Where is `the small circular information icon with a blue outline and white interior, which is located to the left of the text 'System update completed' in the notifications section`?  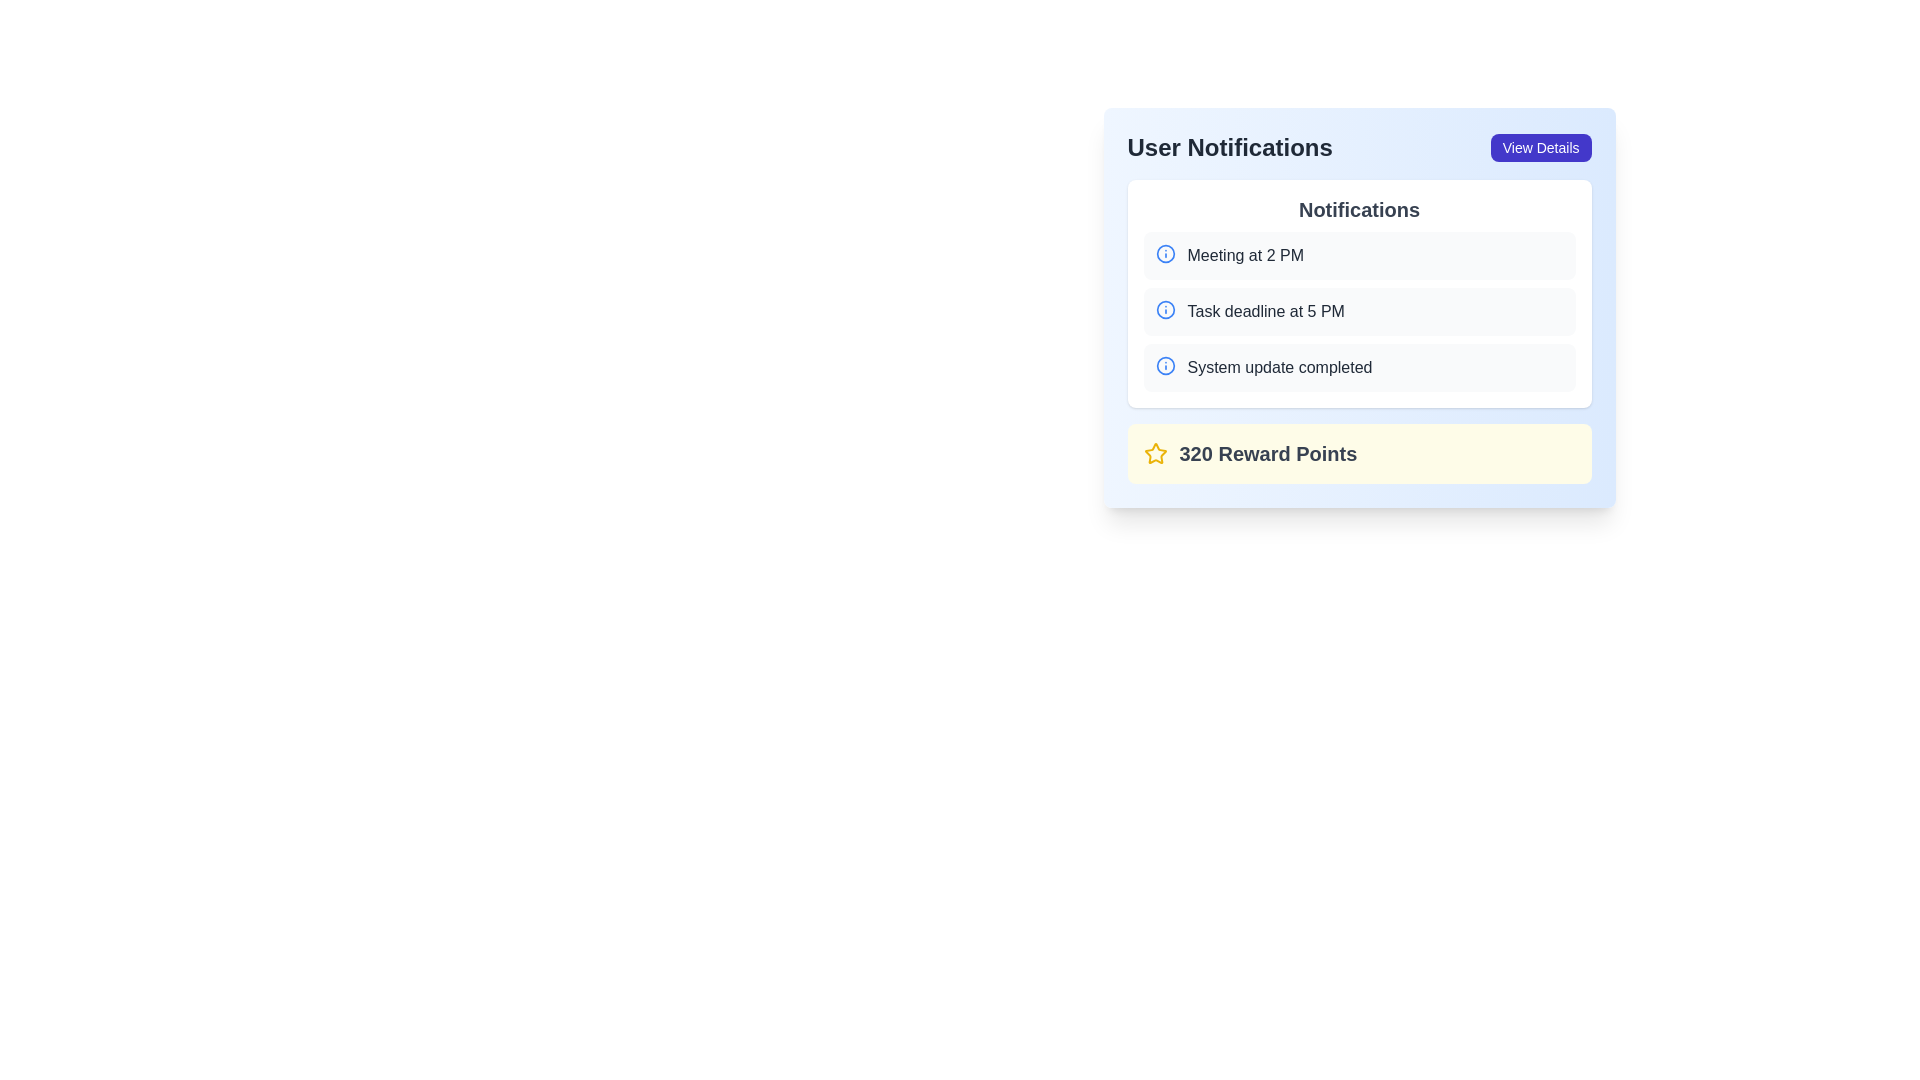
the small circular information icon with a blue outline and white interior, which is located to the left of the text 'System update completed' in the notifications section is located at coordinates (1165, 366).